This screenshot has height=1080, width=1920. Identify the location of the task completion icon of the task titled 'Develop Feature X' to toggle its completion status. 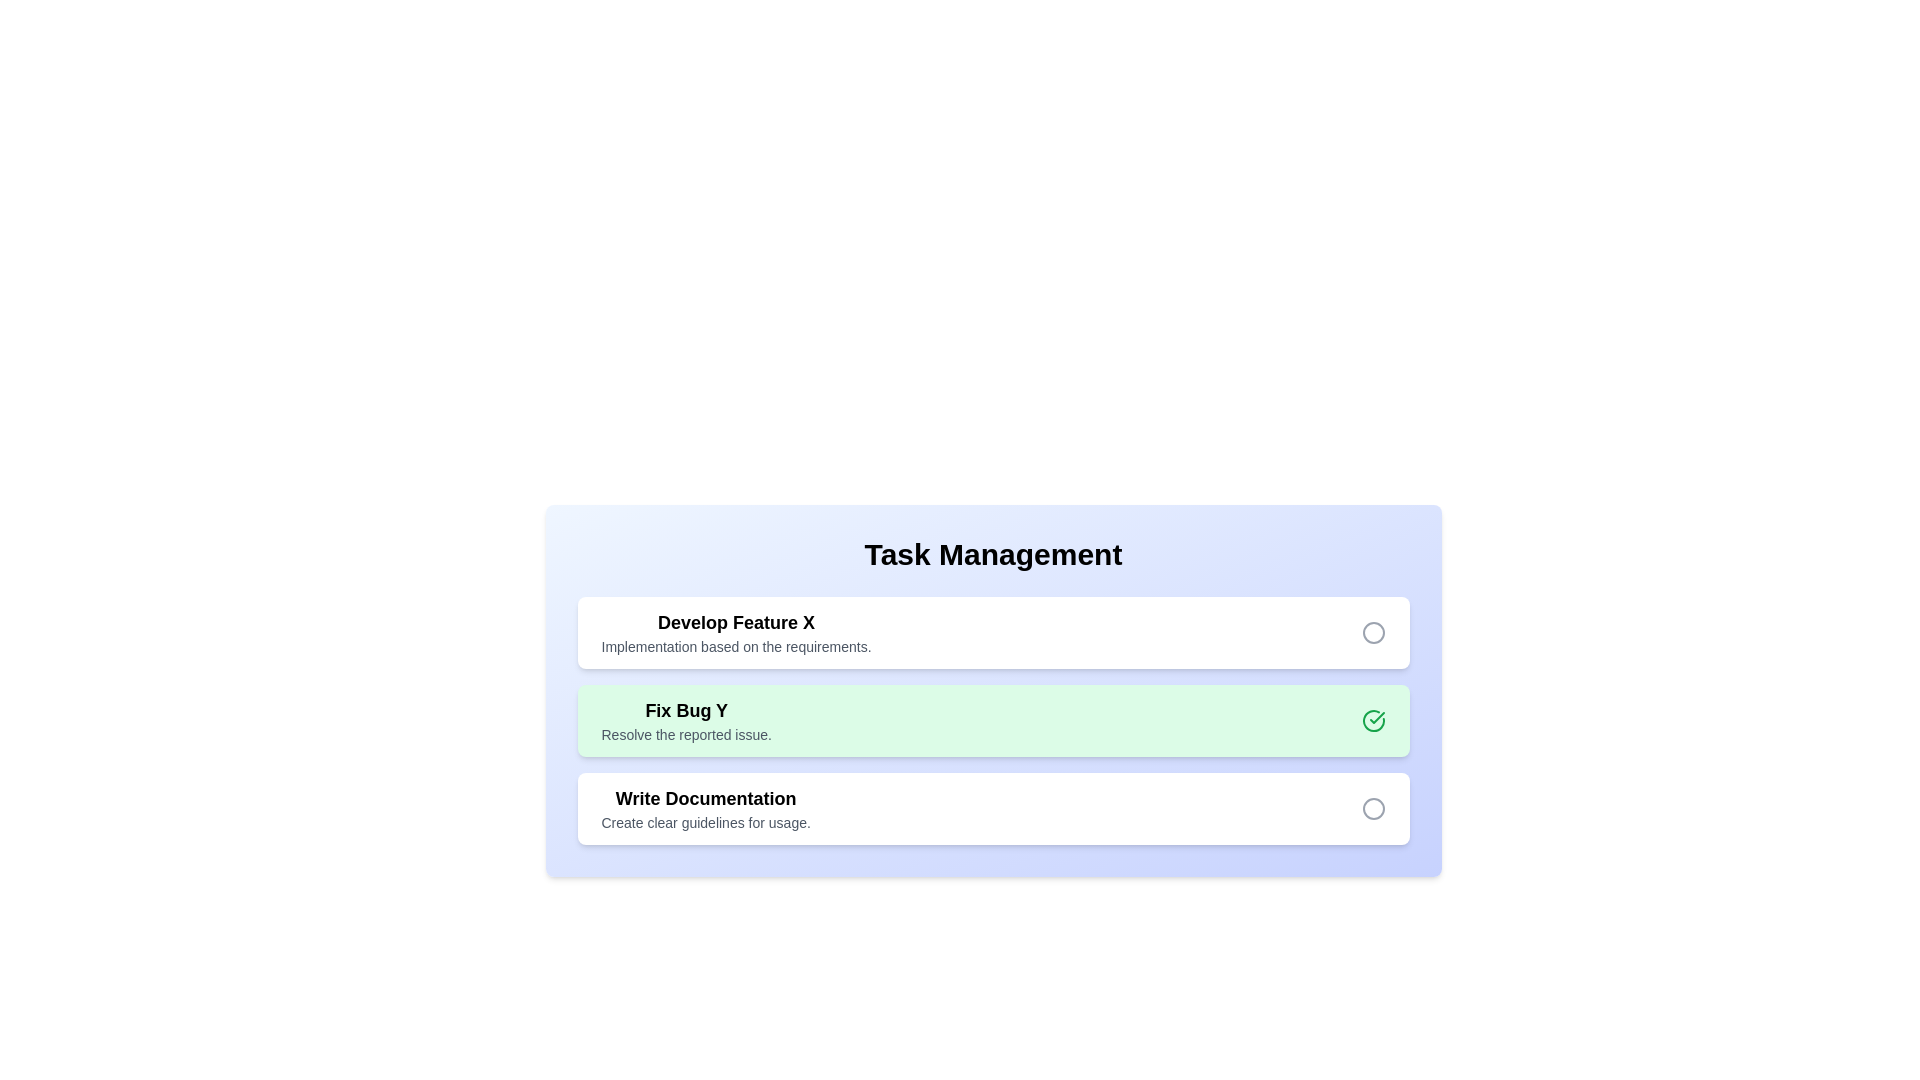
(1372, 632).